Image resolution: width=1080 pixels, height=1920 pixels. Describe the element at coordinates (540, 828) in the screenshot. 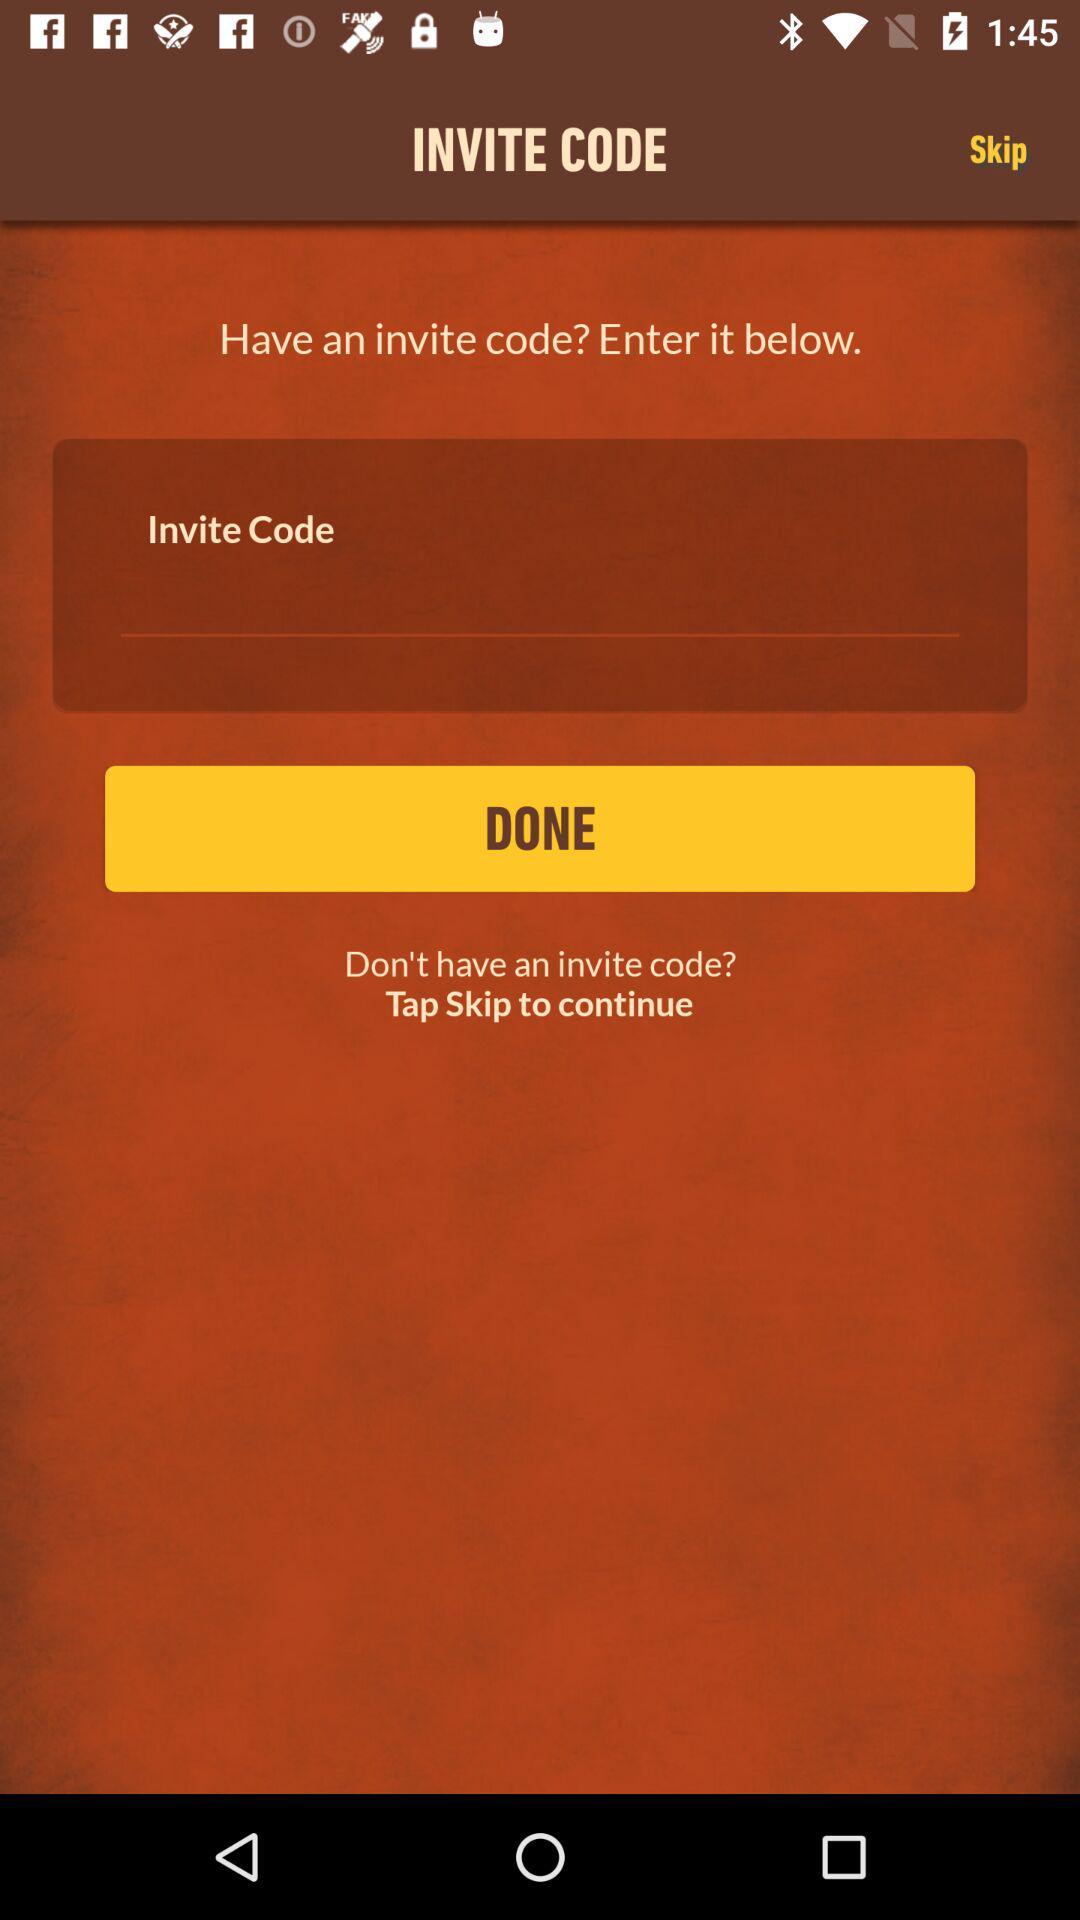

I see `done item` at that location.